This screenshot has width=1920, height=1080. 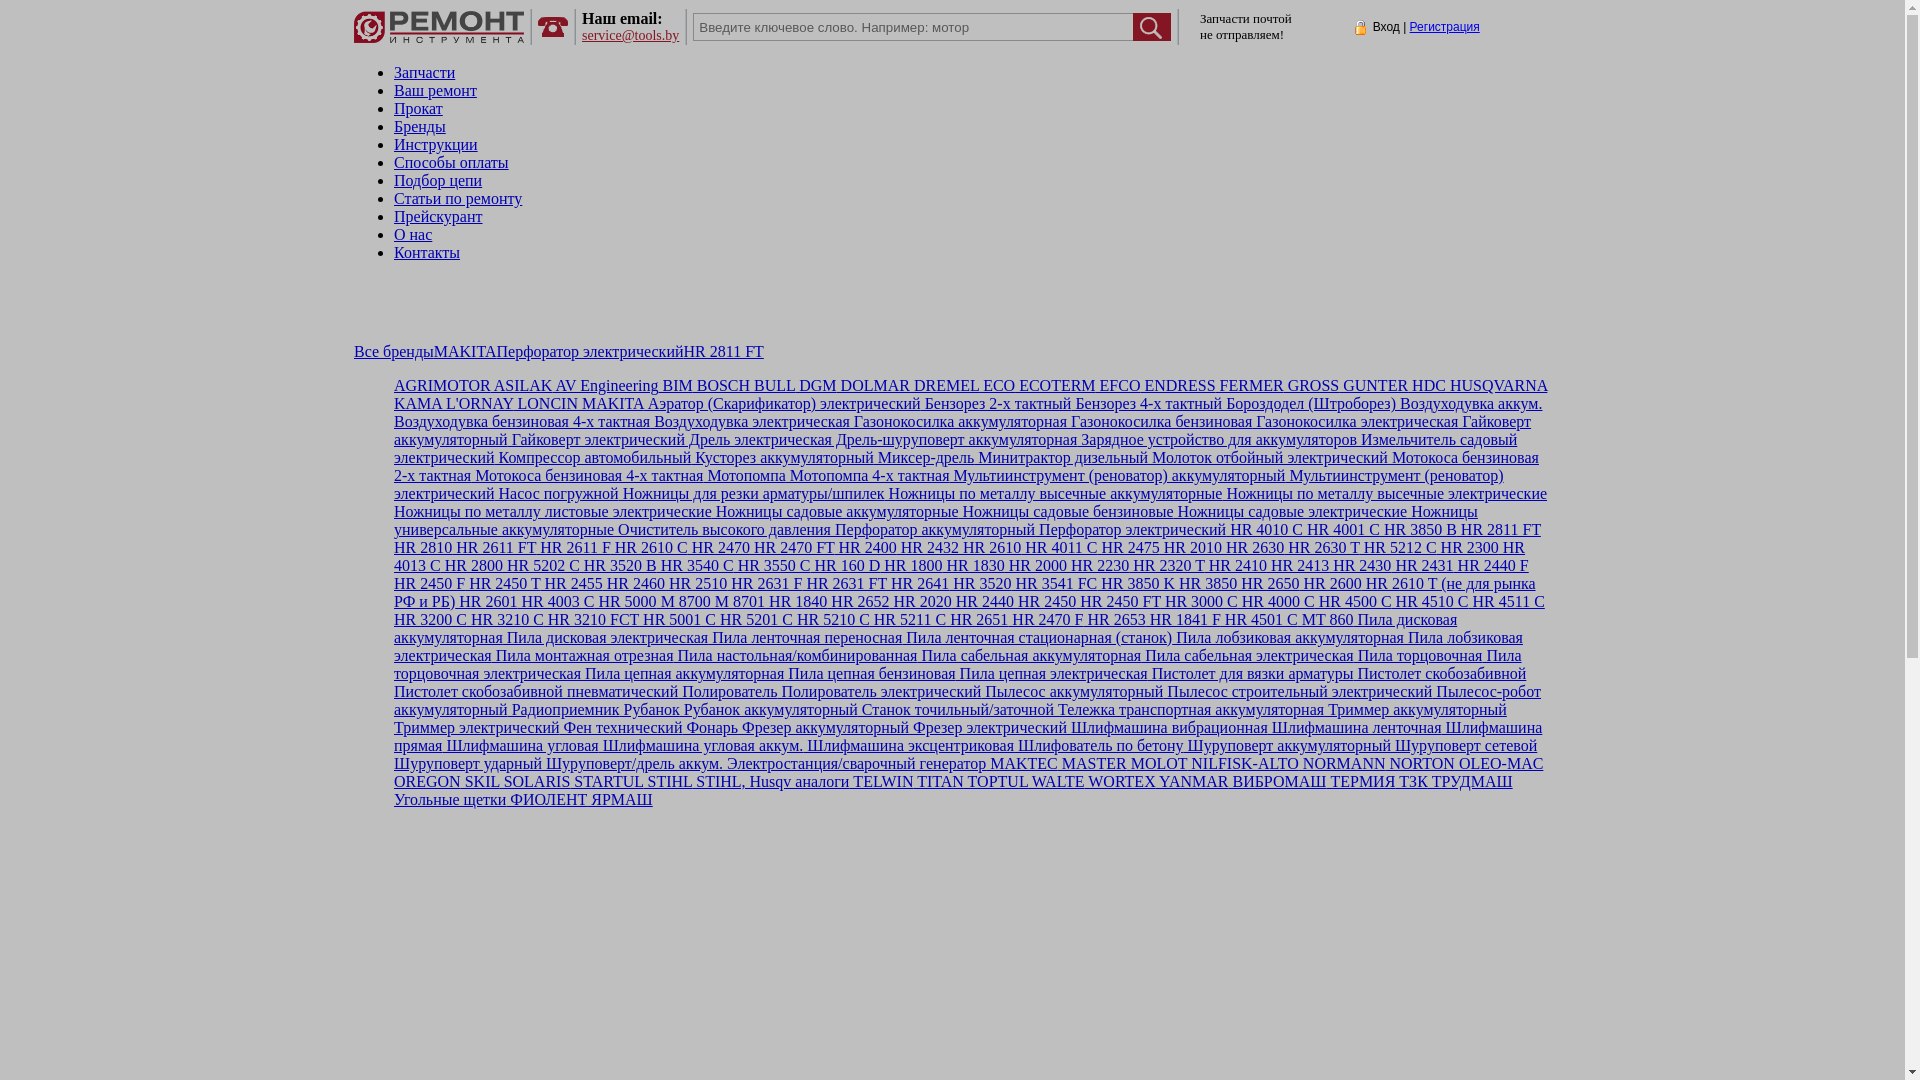 What do you see at coordinates (858, 600) in the screenshot?
I see `'HR 2652'` at bounding box center [858, 600].